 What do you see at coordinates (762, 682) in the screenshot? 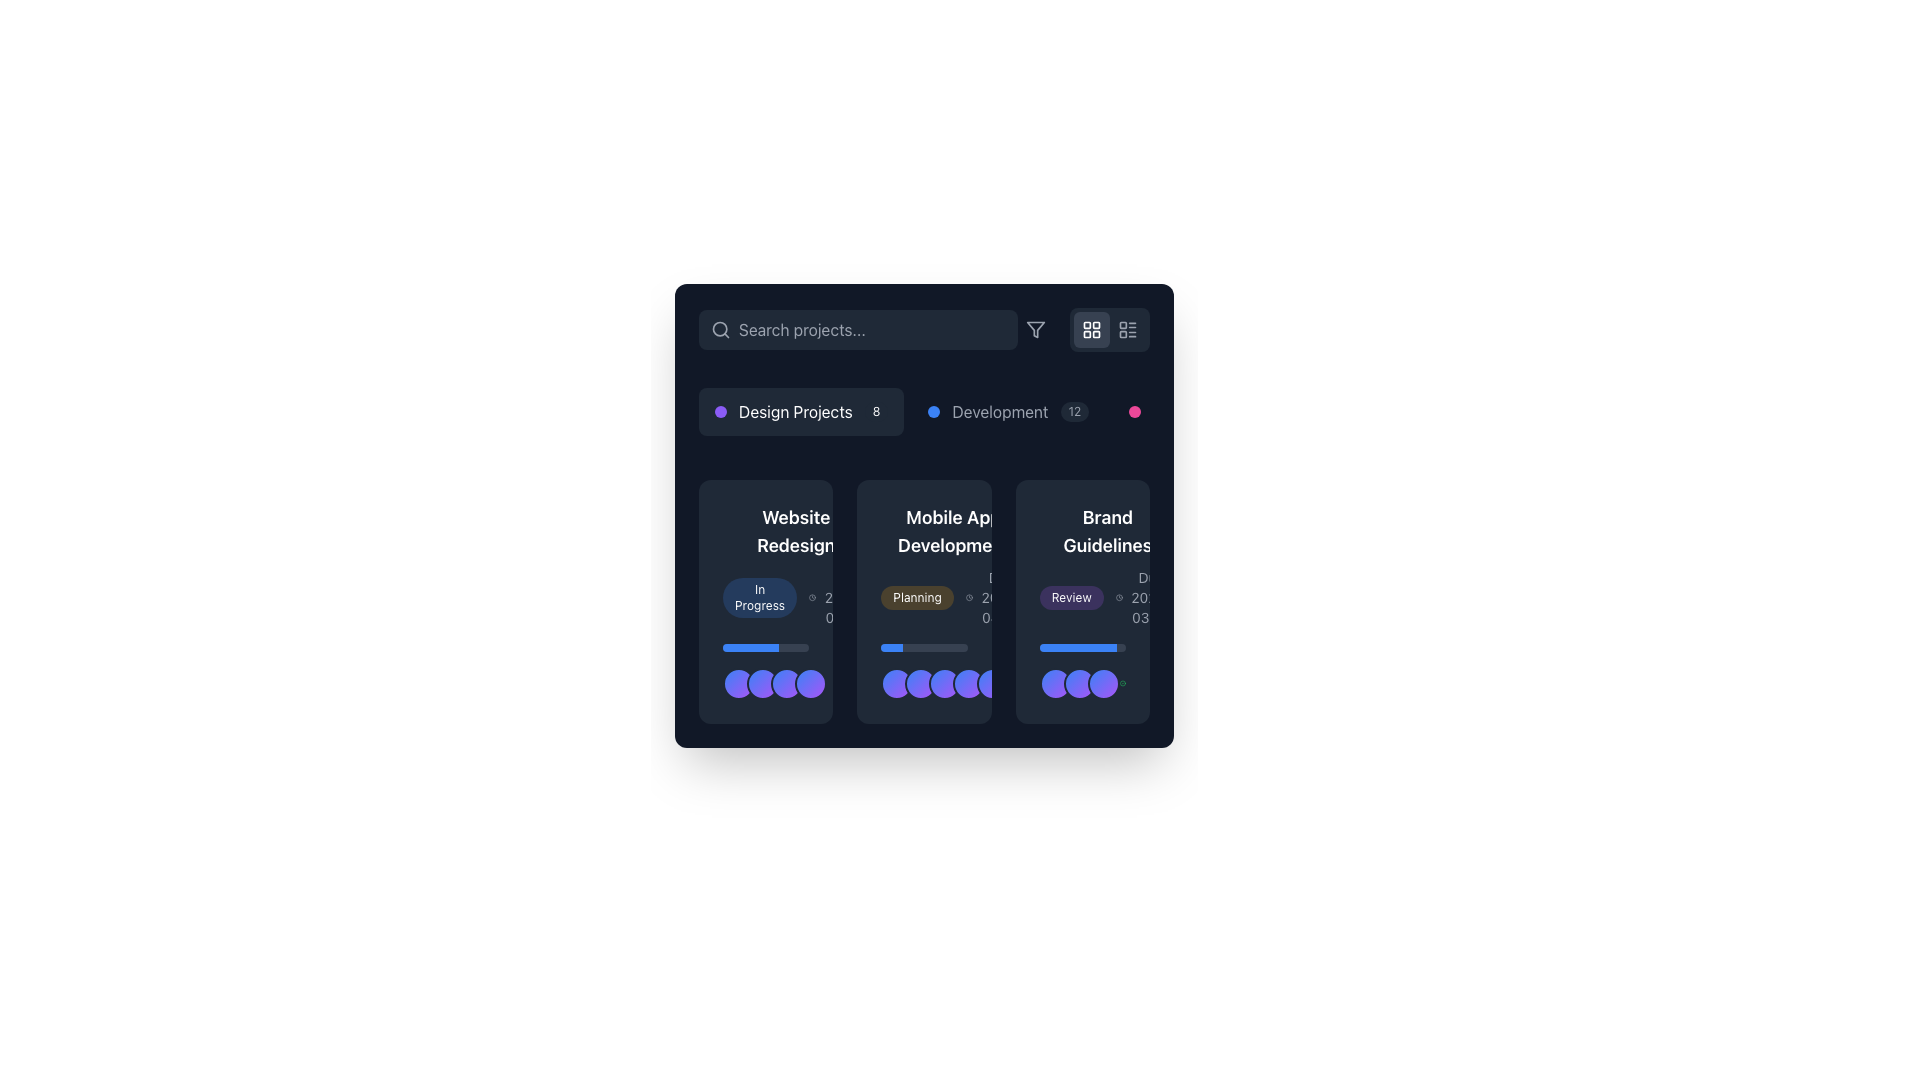
I see `the circular graphical indicator with a gradient background transitioning from blue to purple, located in the lower section of the 'Website Redesign' card` at bounding box center [762, 682].